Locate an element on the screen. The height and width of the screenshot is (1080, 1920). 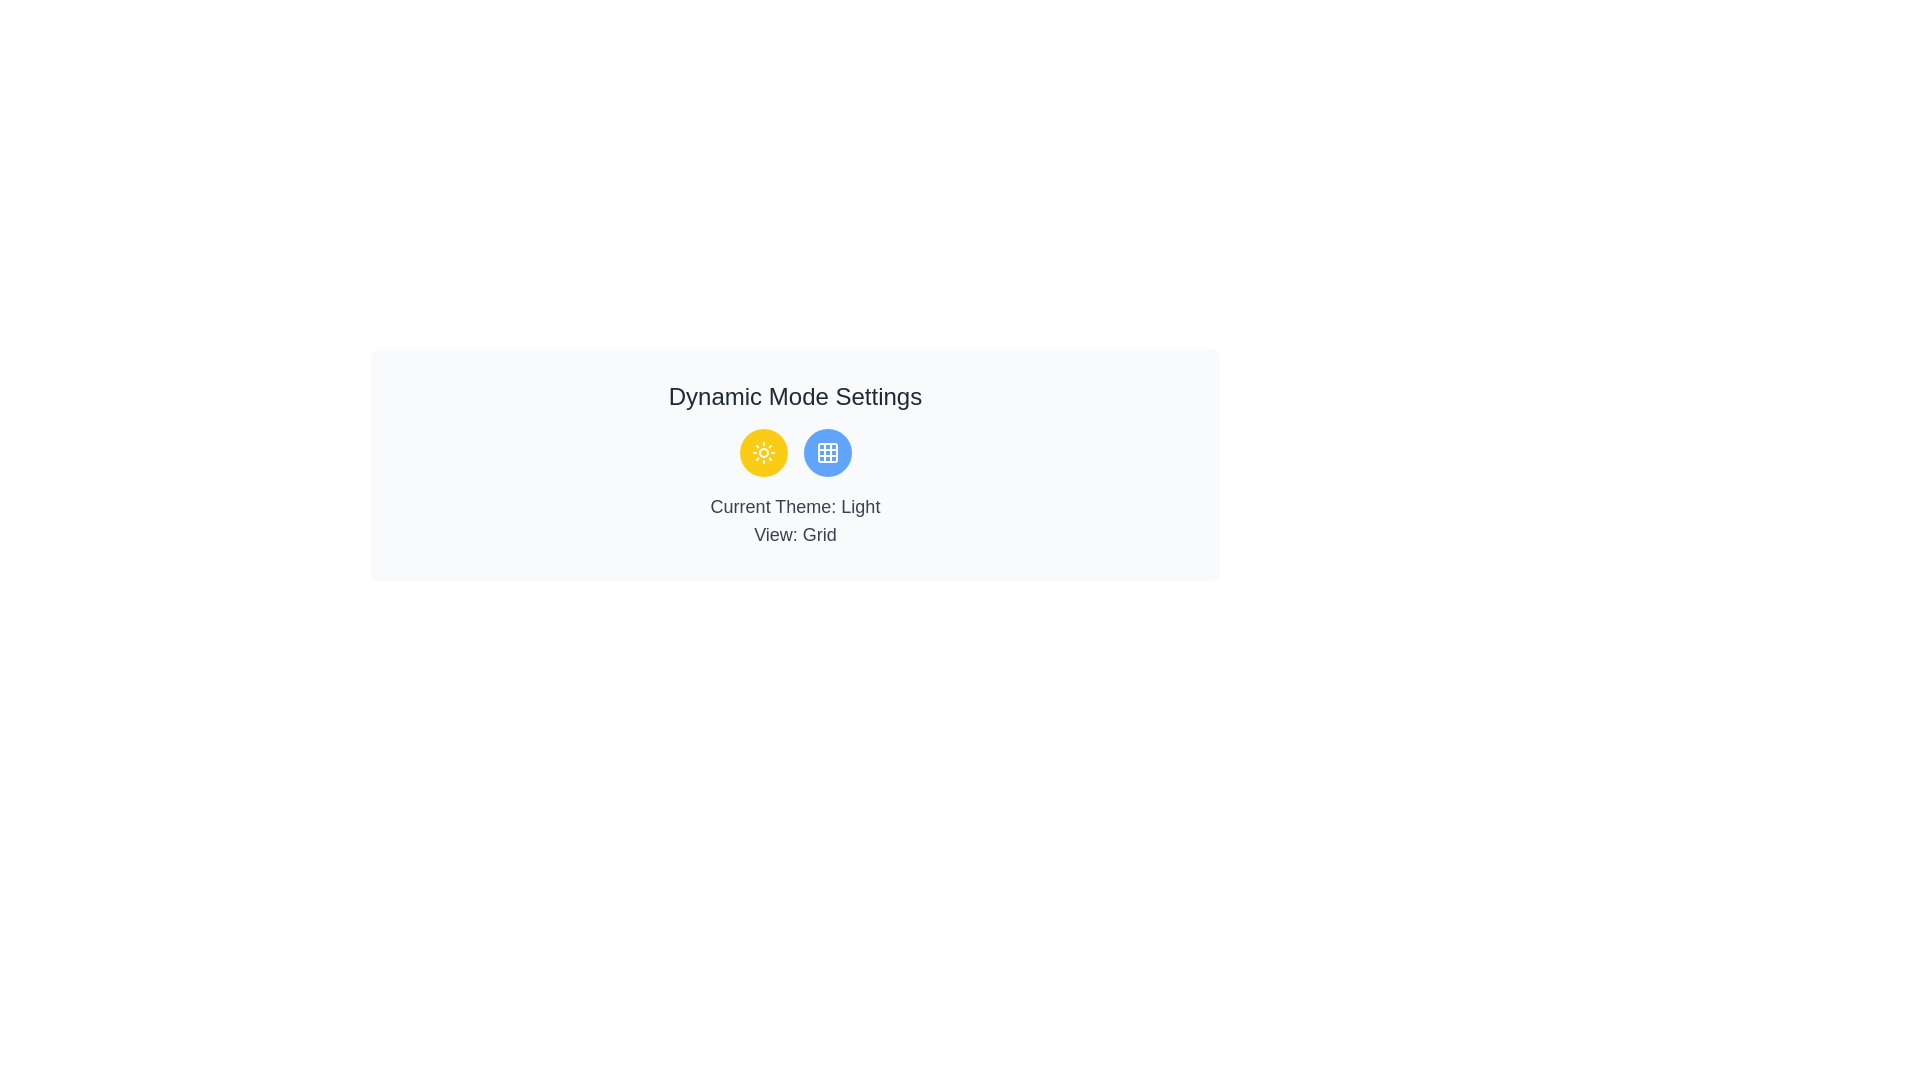
the graphical component inside the grid icon that represents the 'View: Grid' option located in the top-left corner of the grid layout is located at coordinates (827, 452).